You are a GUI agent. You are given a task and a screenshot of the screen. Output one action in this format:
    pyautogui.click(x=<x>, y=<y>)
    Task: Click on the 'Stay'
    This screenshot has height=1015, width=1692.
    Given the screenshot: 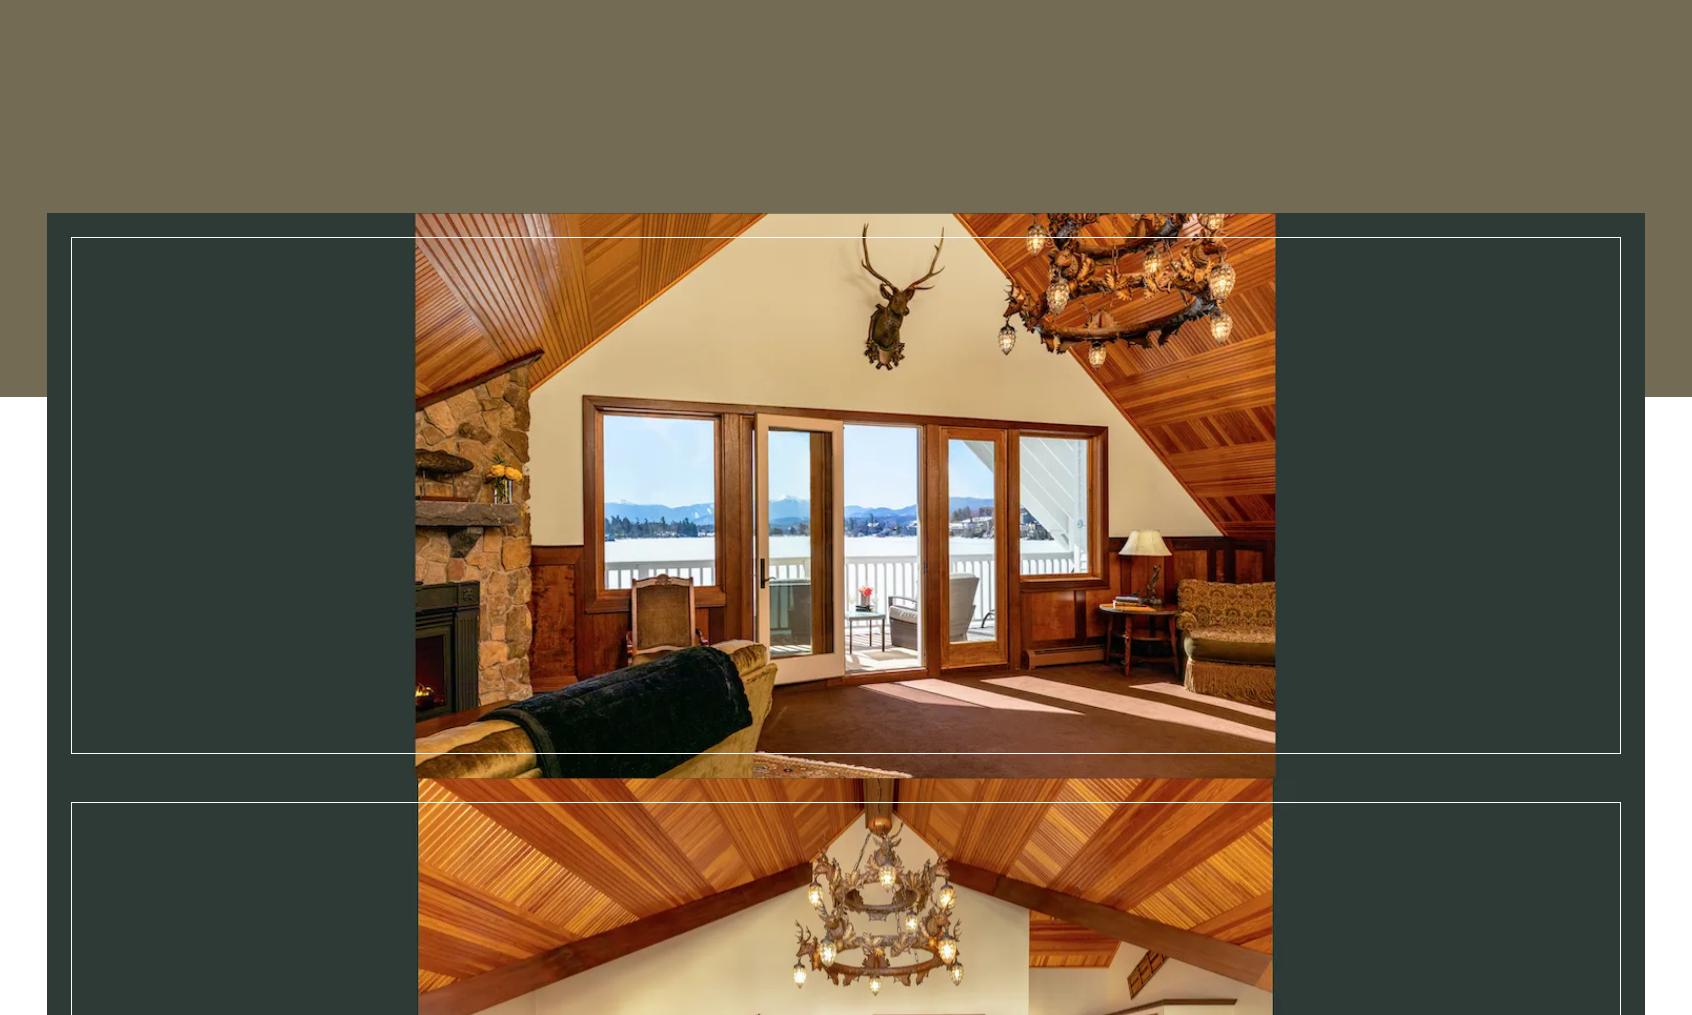 What is the action you would take?
    pyautogui.click(x=518, y=39)
    